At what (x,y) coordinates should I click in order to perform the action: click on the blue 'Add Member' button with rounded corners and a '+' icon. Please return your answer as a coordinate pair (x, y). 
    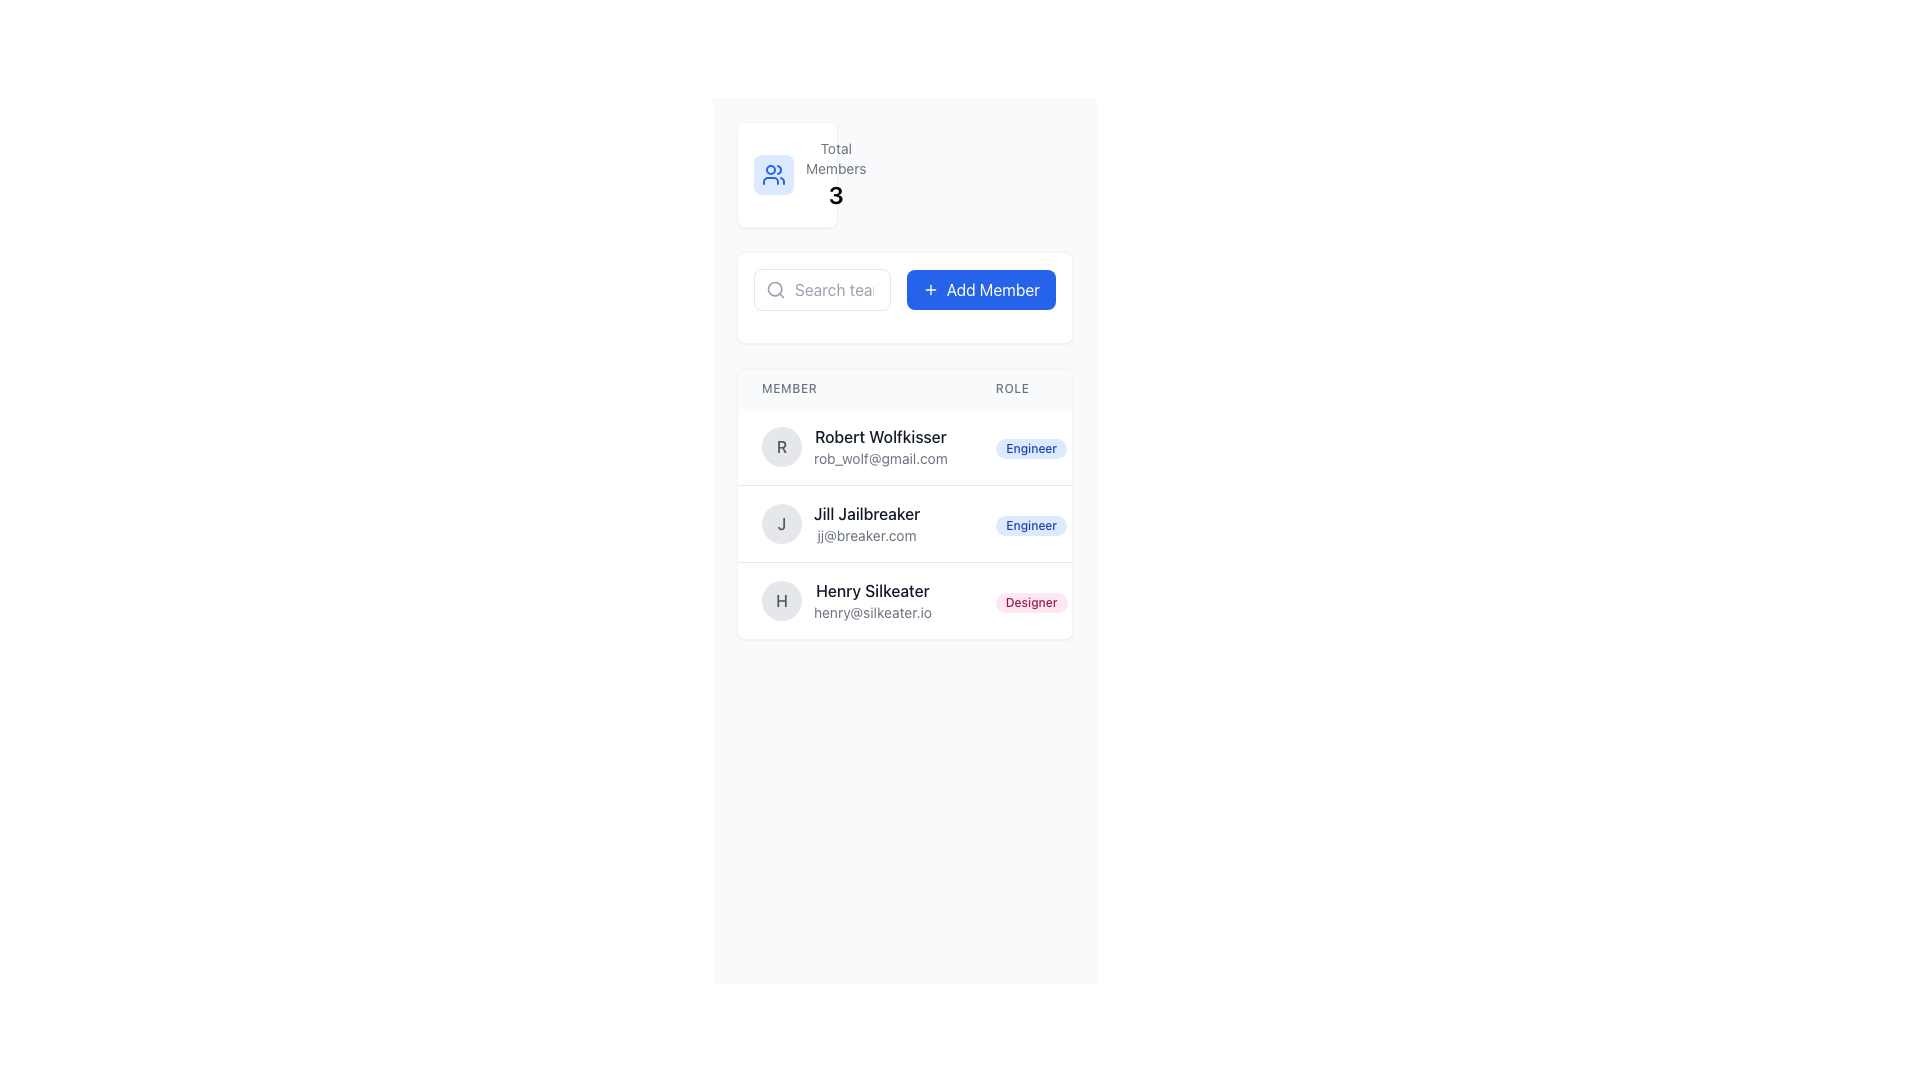
    Looking at the image, I should click on (981, 289).